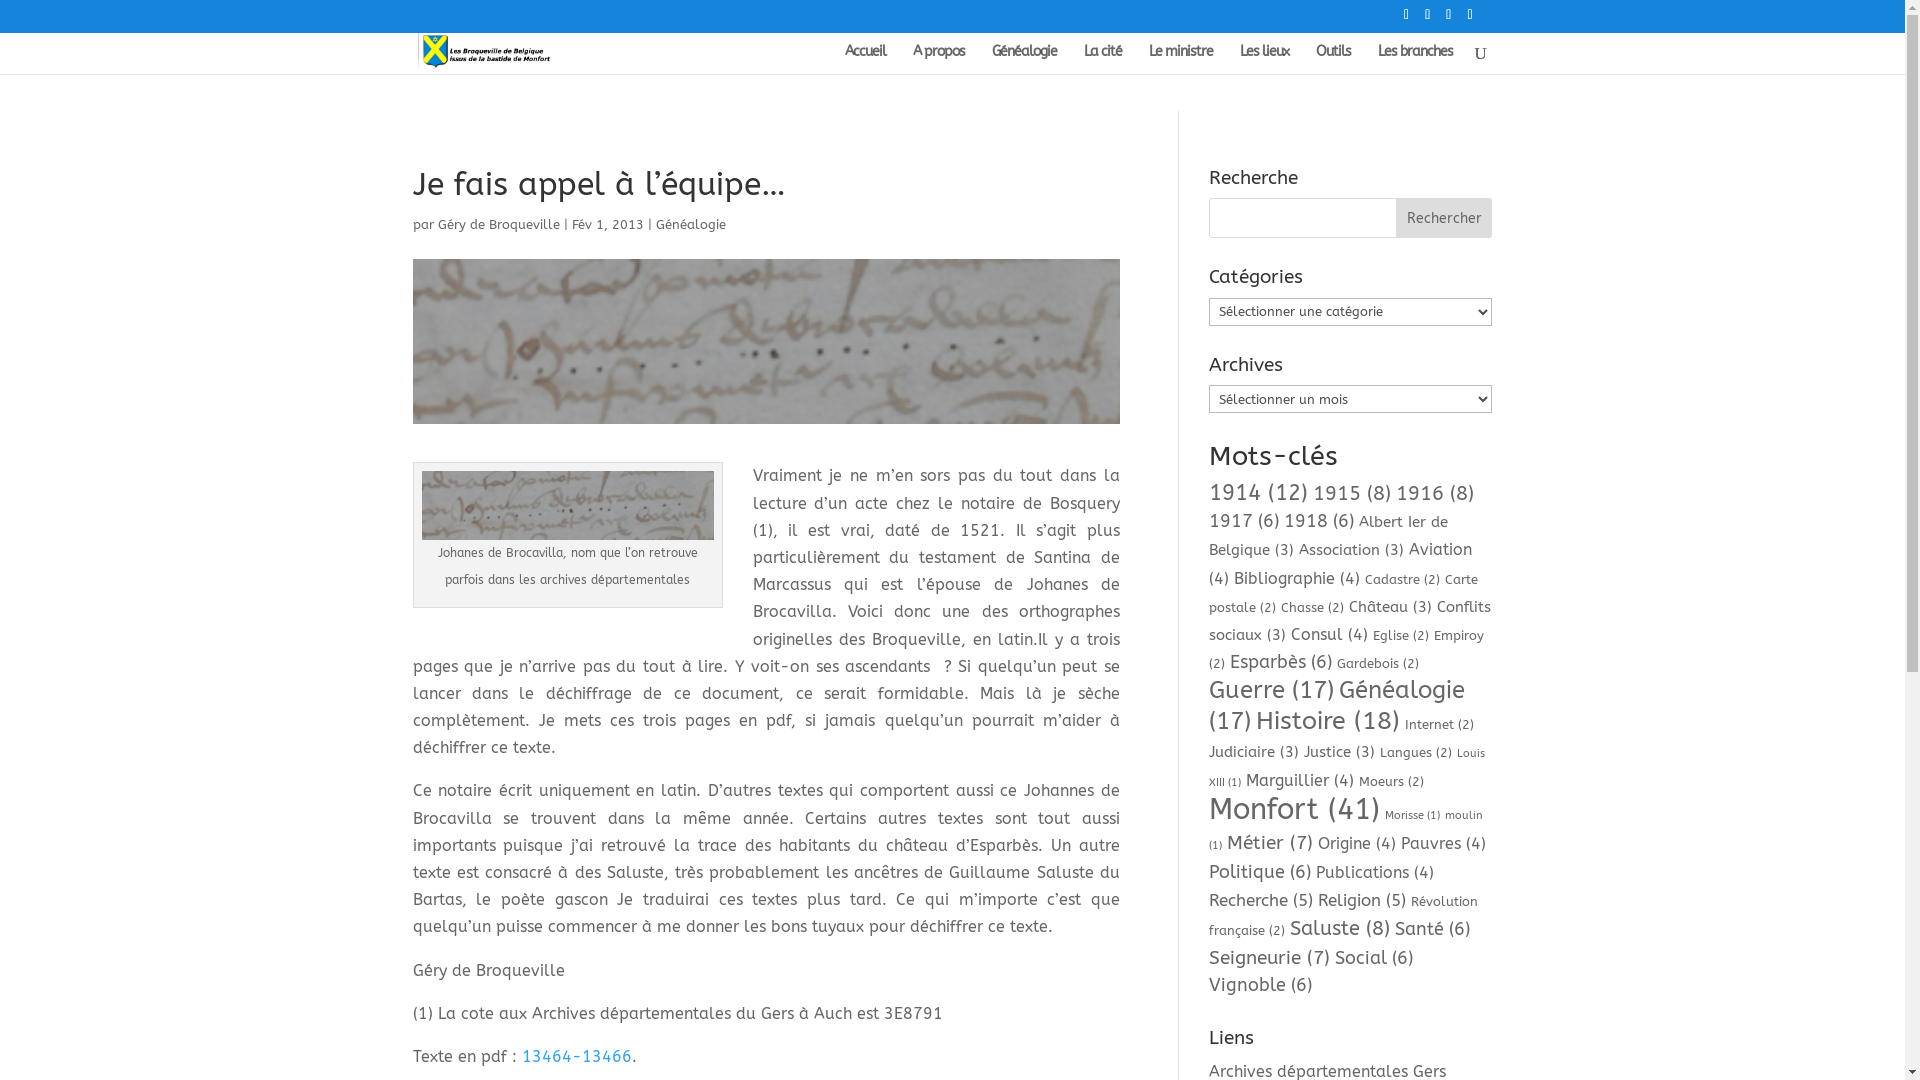 The image size is (1920, 1080). What do you see at coordinates (1384, 815) in the screenshot?
I see `'Morisse (1)'` at bounding box center [1384, 815].